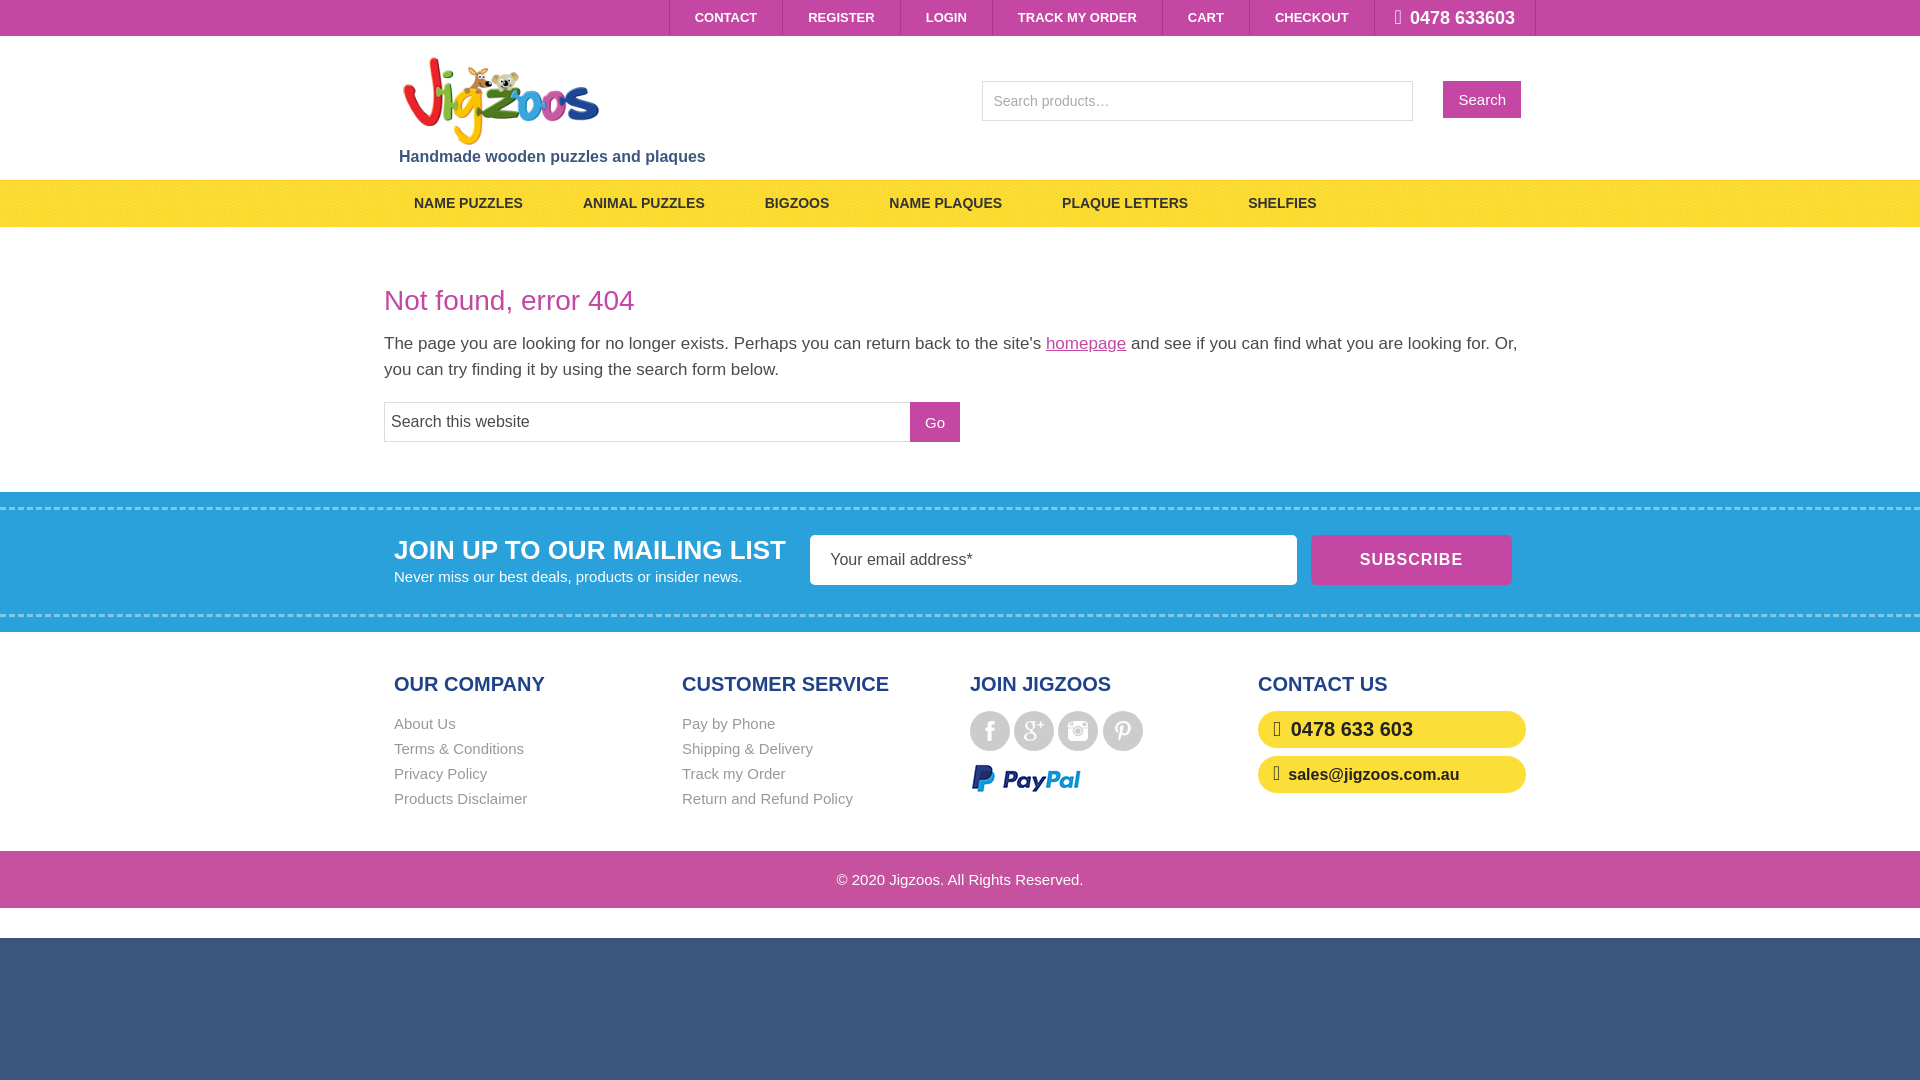  What do you see at coordinates (934, 420) in the screenshot?
I see `'Go'` at bounding box center [934, 420].